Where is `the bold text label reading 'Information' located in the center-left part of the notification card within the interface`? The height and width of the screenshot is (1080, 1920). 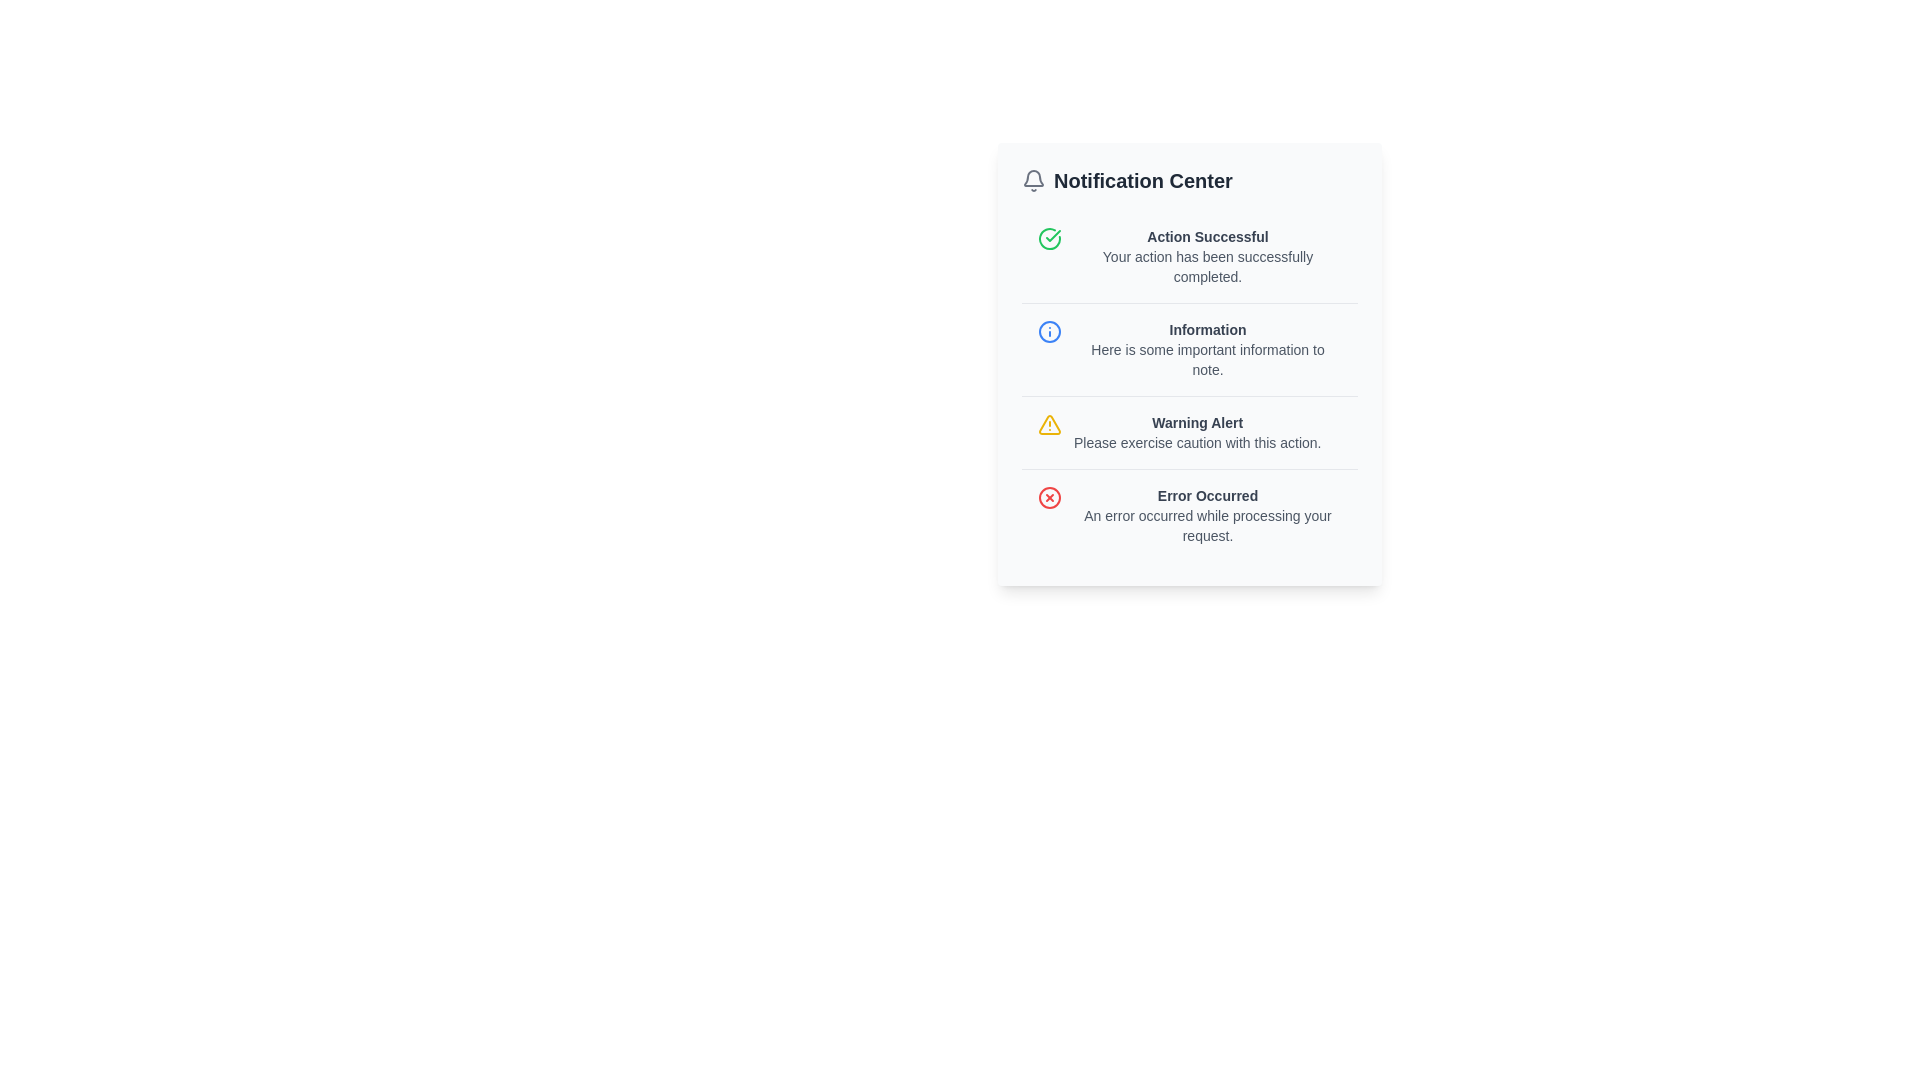
the bold text label reading 'Information' located in the center-left part of the notification card within the interface is located at coordinates (1207, 329).